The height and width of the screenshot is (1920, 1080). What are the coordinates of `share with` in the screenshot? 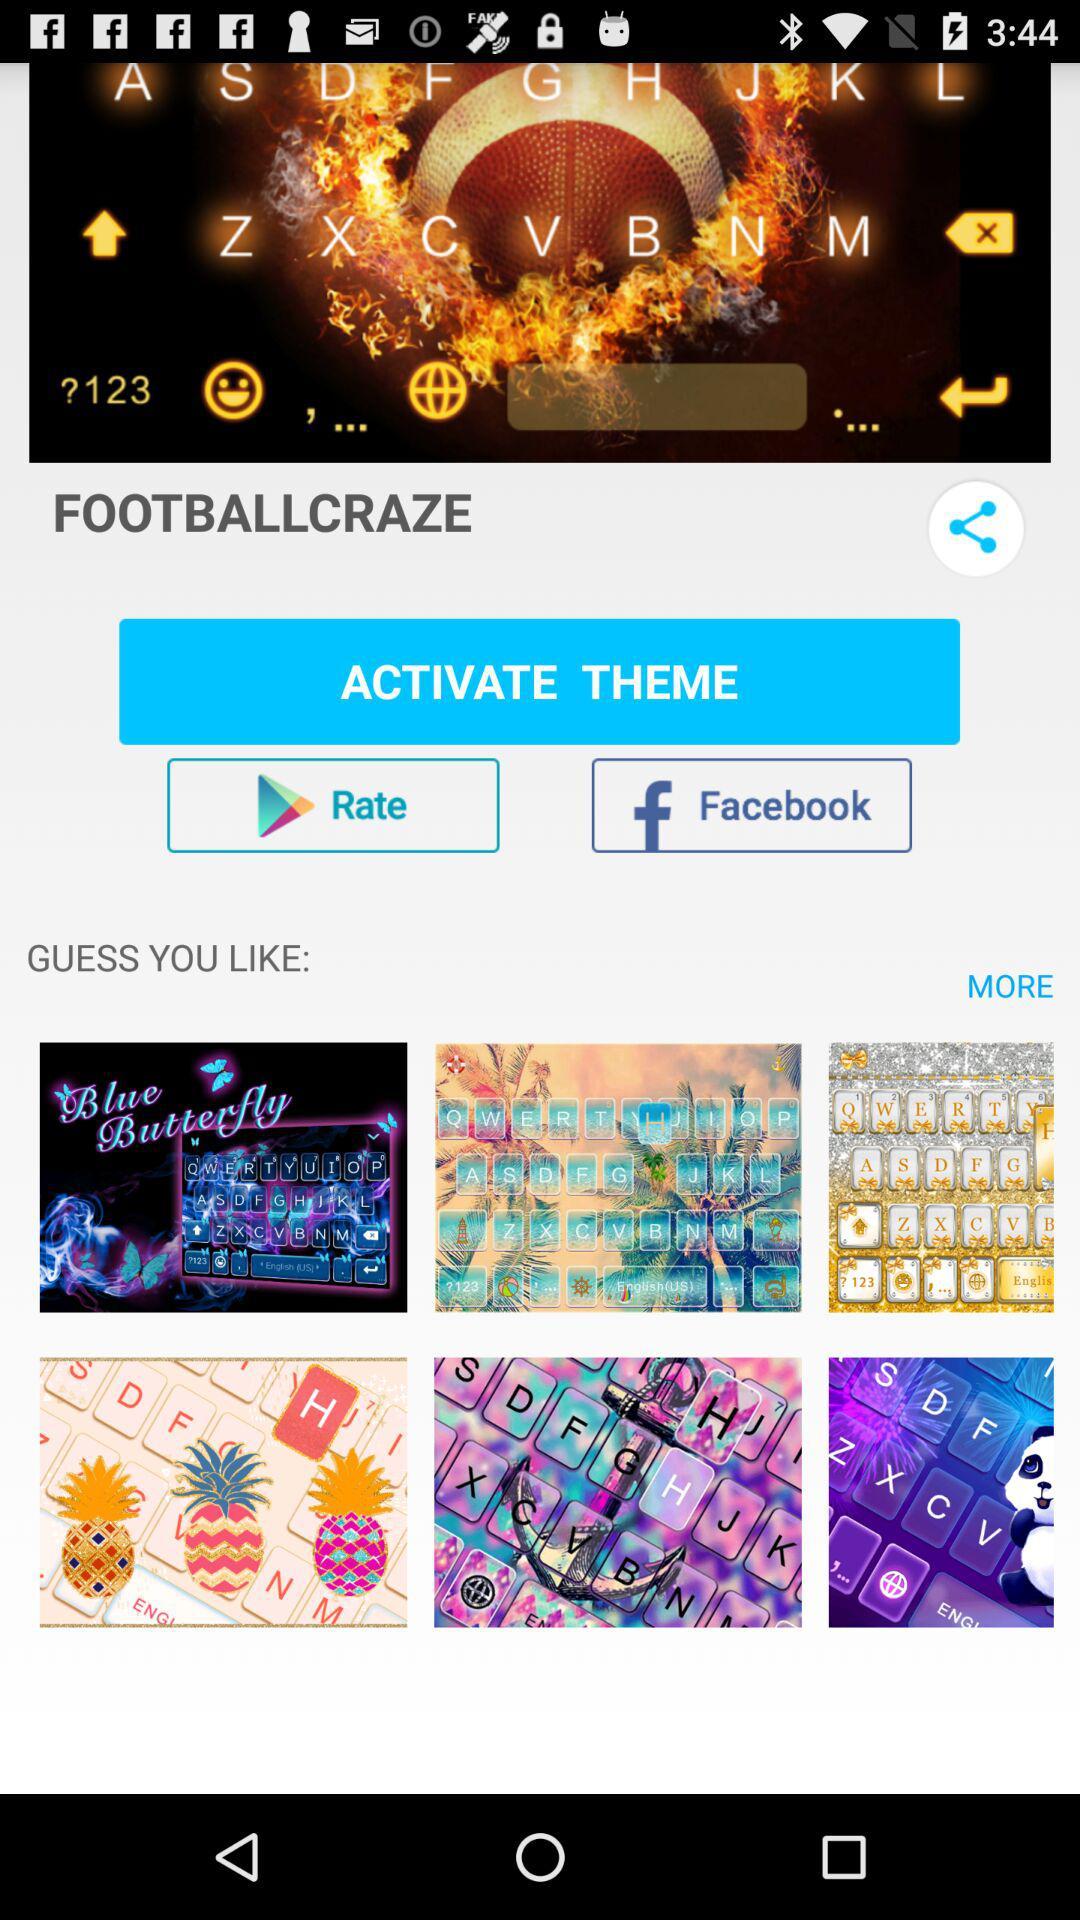 It's located at (975, 527).